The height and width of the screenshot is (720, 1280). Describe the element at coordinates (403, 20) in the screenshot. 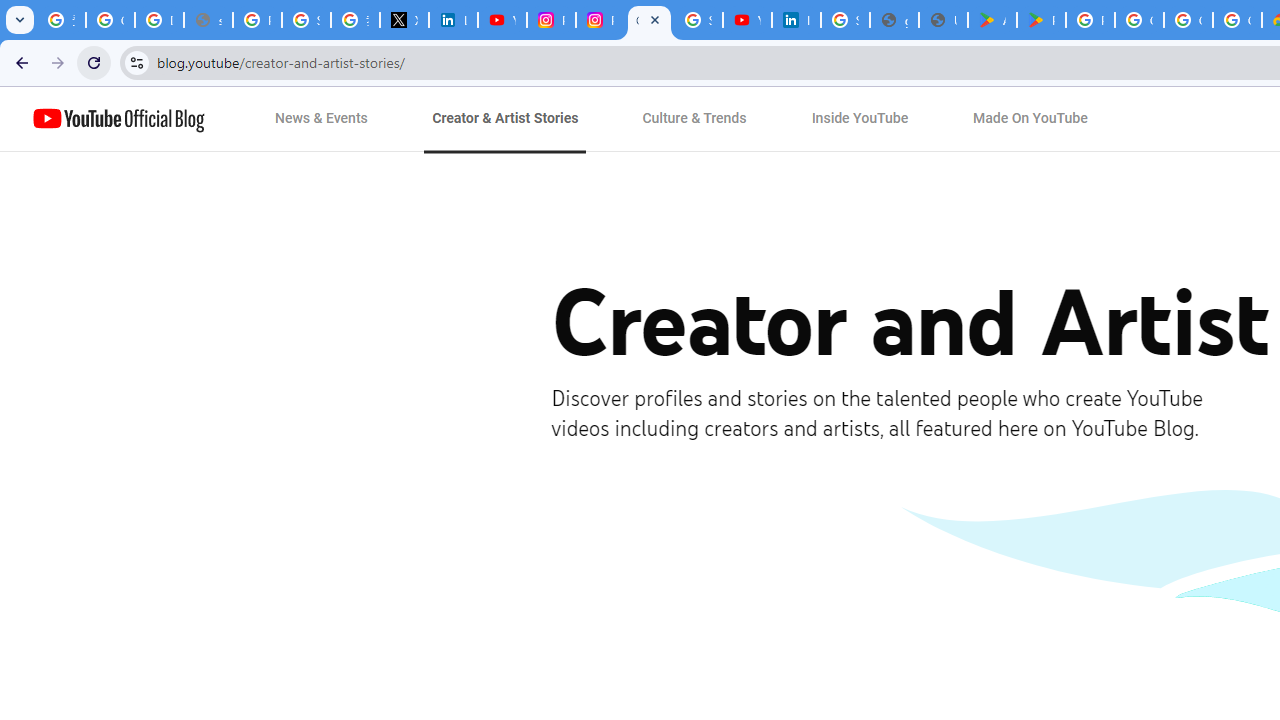

I see `'X'` at that location.